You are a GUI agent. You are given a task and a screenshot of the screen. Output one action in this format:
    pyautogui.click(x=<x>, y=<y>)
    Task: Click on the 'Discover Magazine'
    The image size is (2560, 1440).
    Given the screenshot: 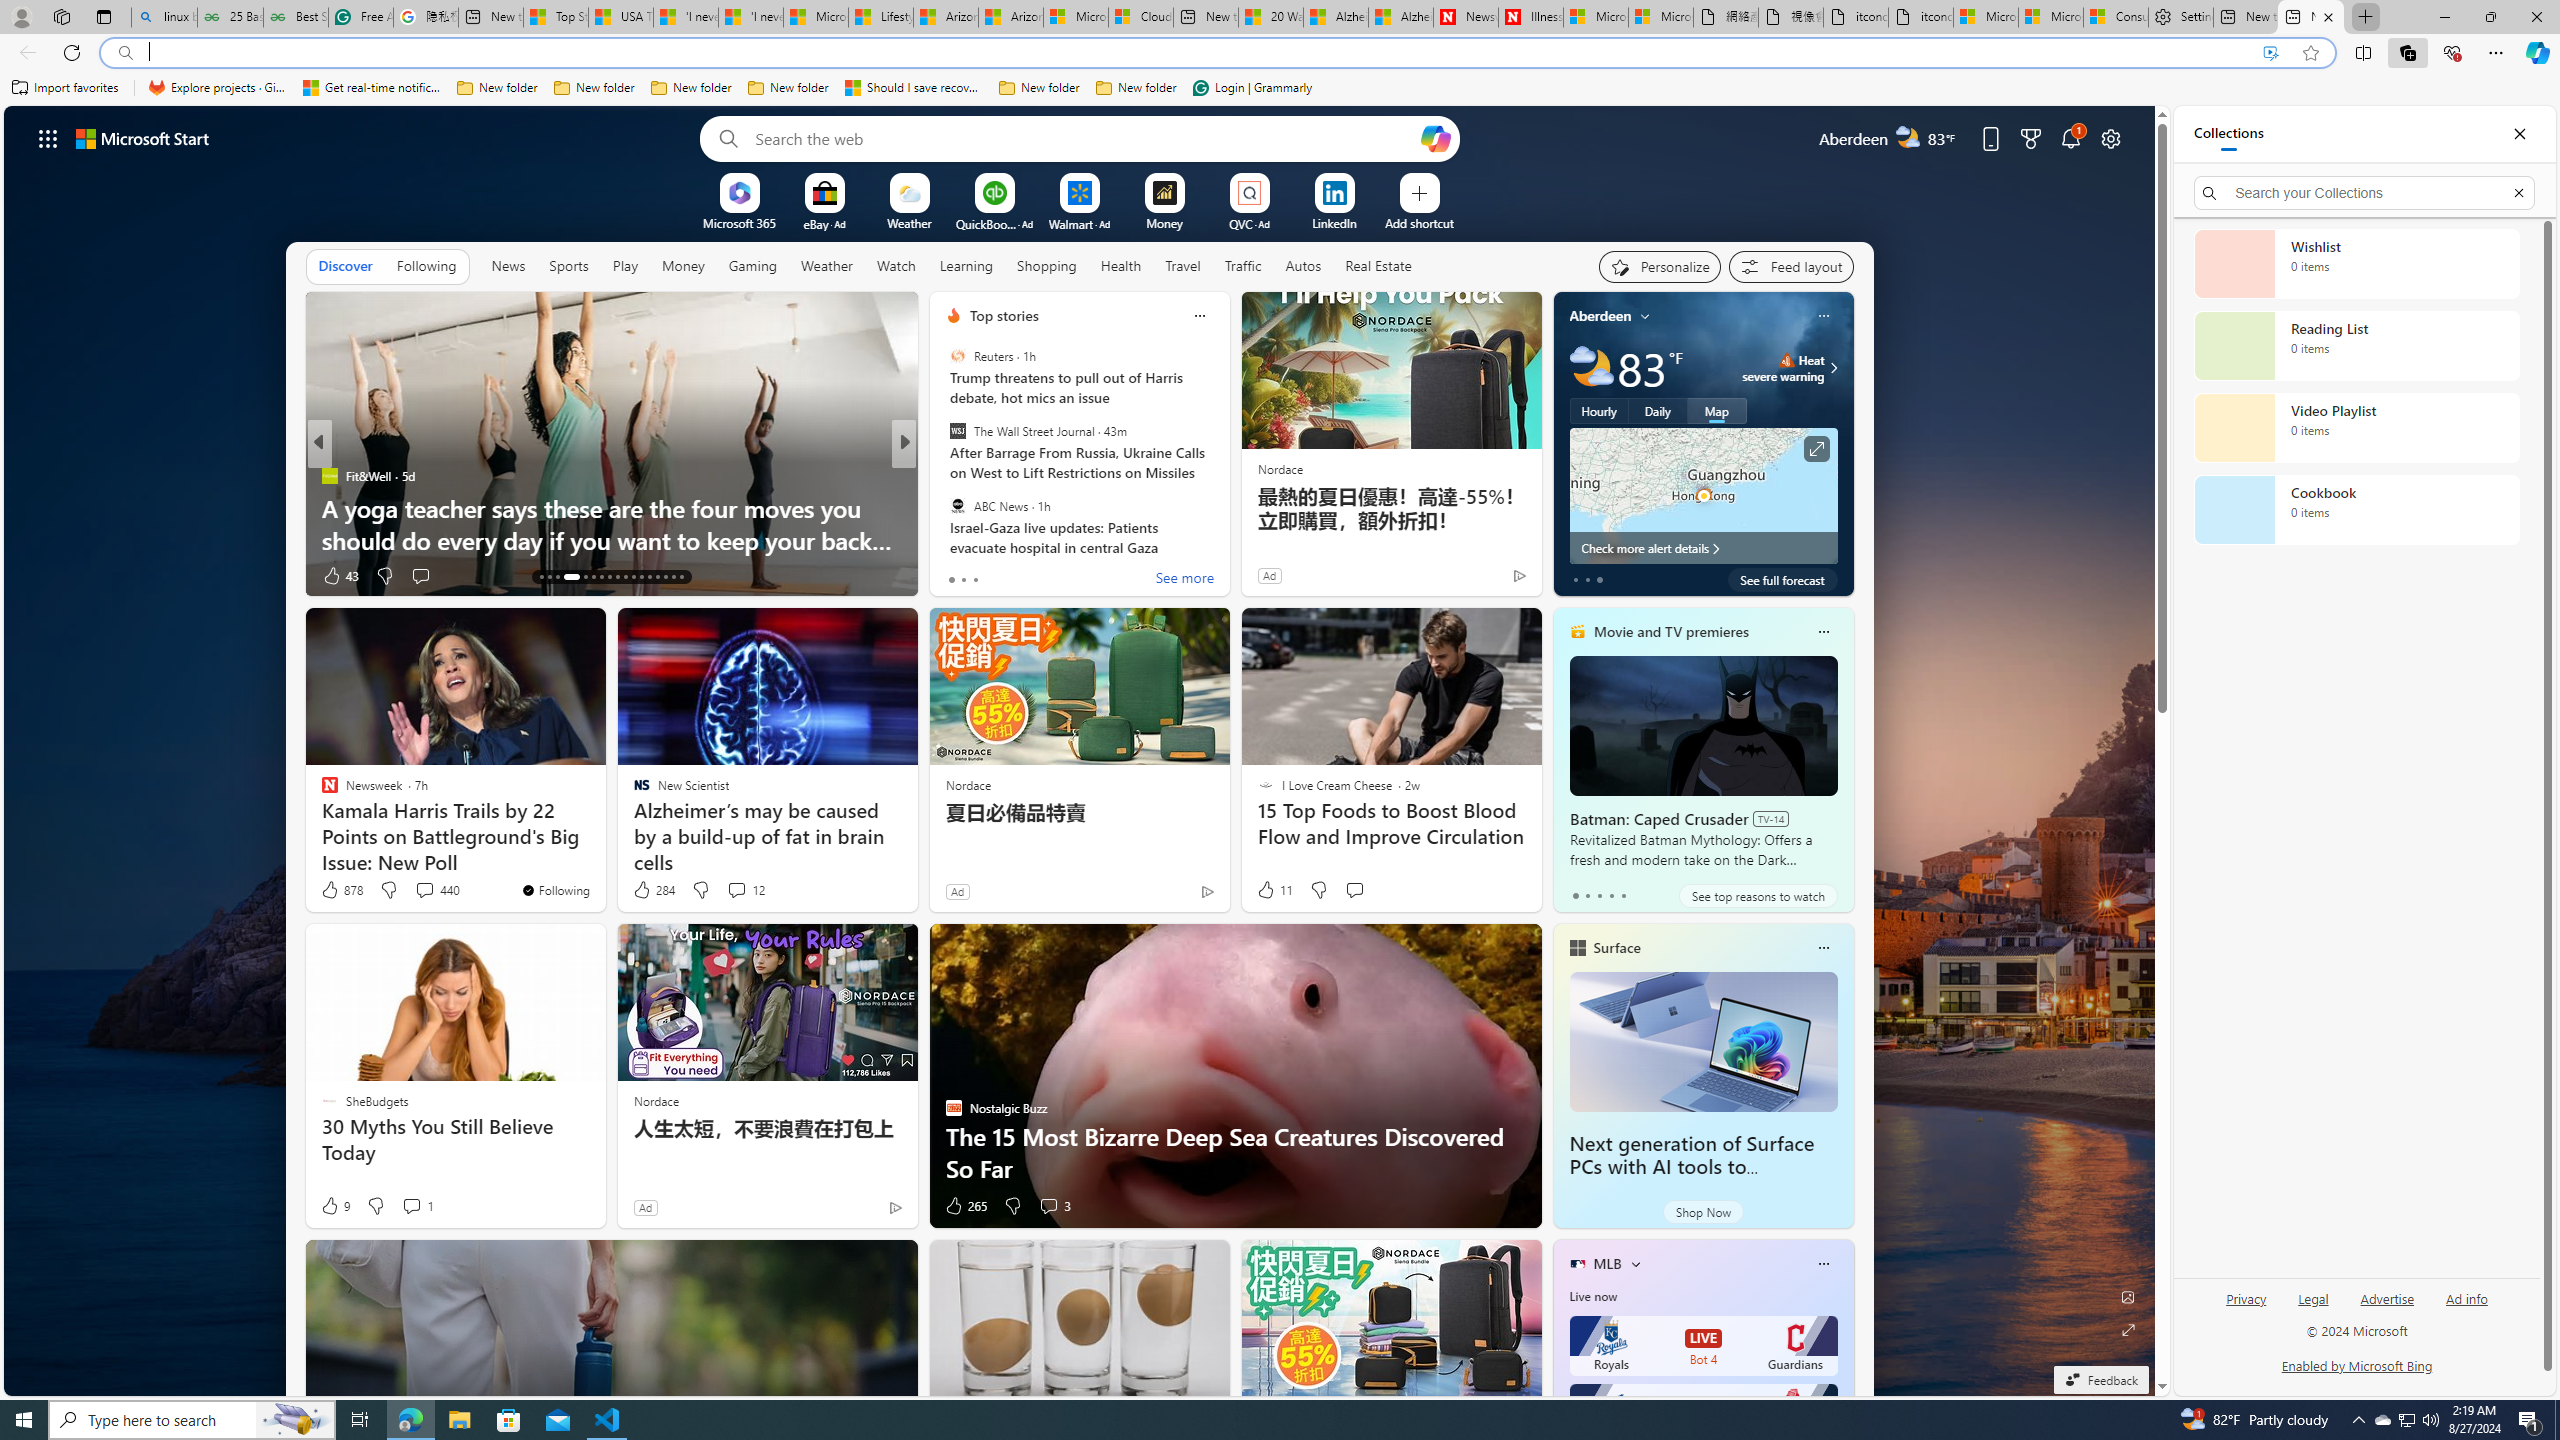 What is the action you would take?
    pyautogui.click(x=945, y=474)
    